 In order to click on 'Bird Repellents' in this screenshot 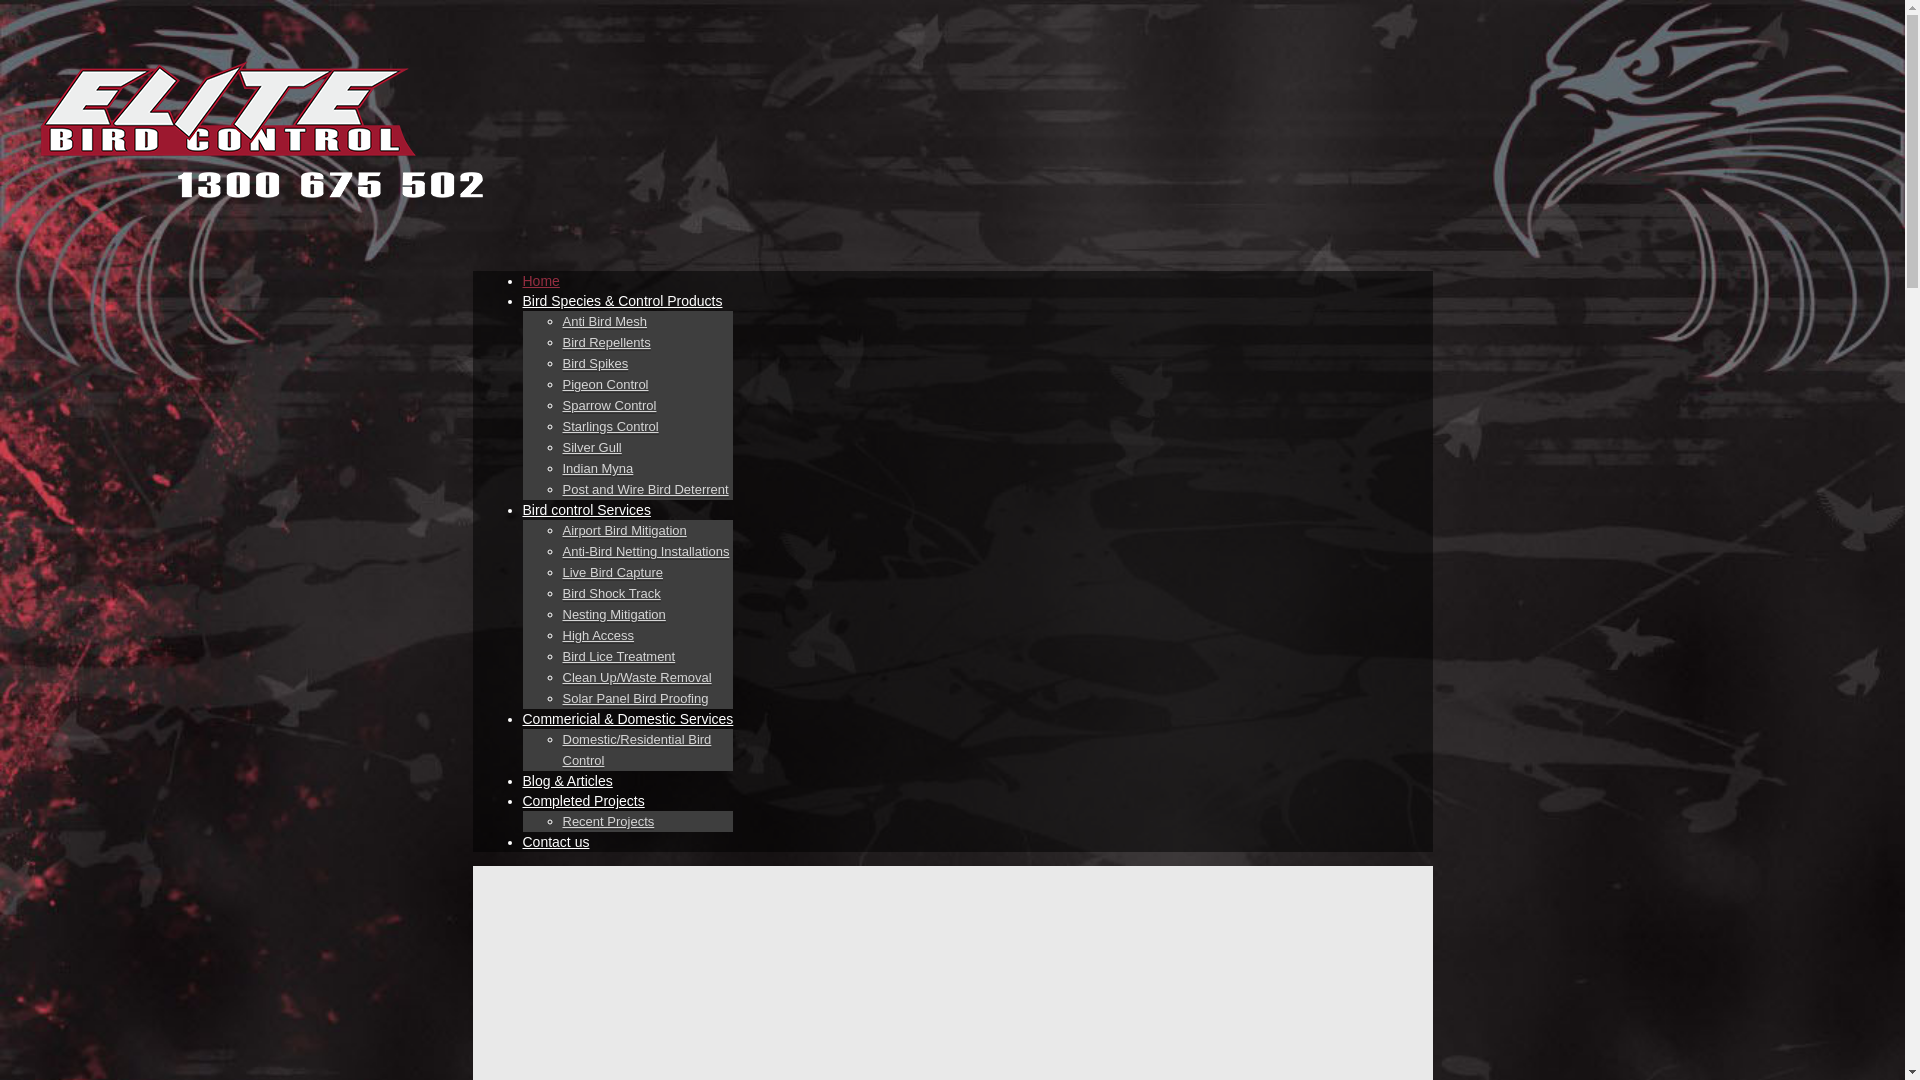, I will do `click(604, 342)`.